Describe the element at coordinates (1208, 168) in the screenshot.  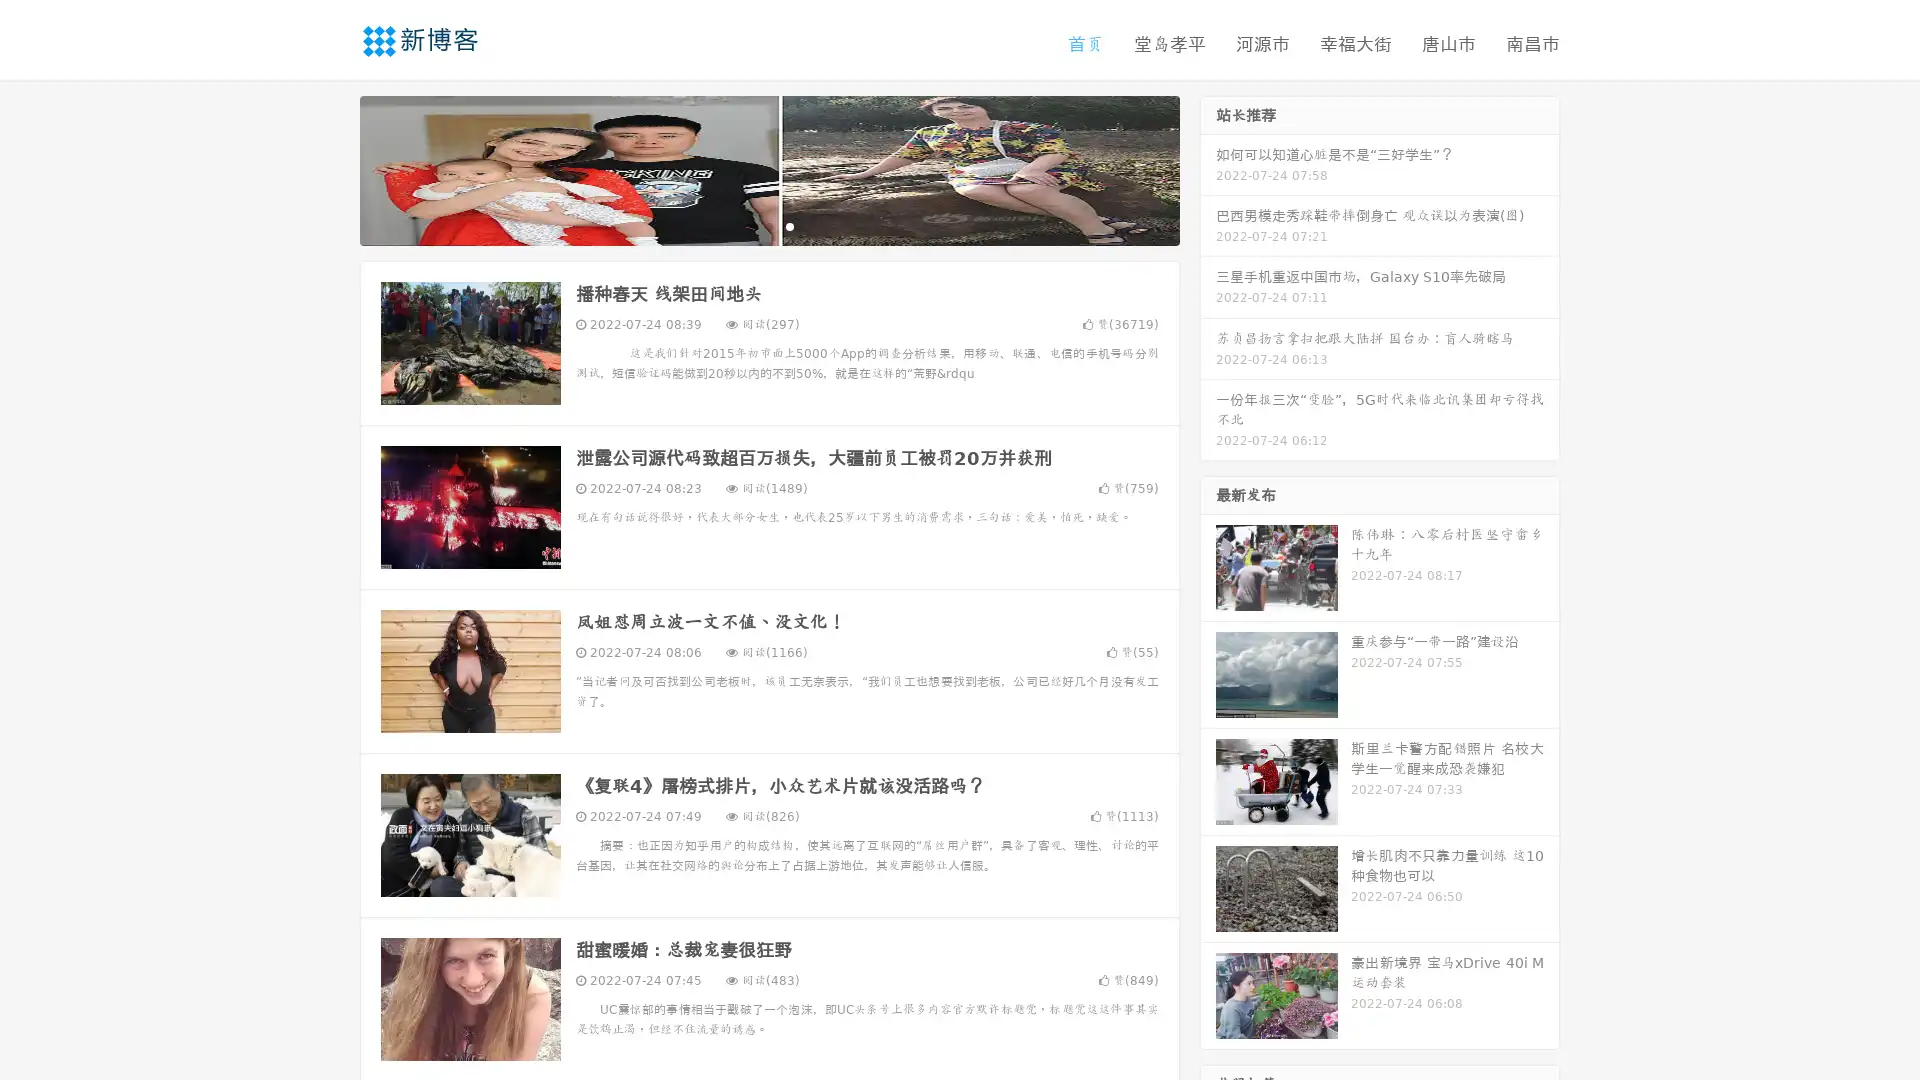
I see `Next slide` at that location.